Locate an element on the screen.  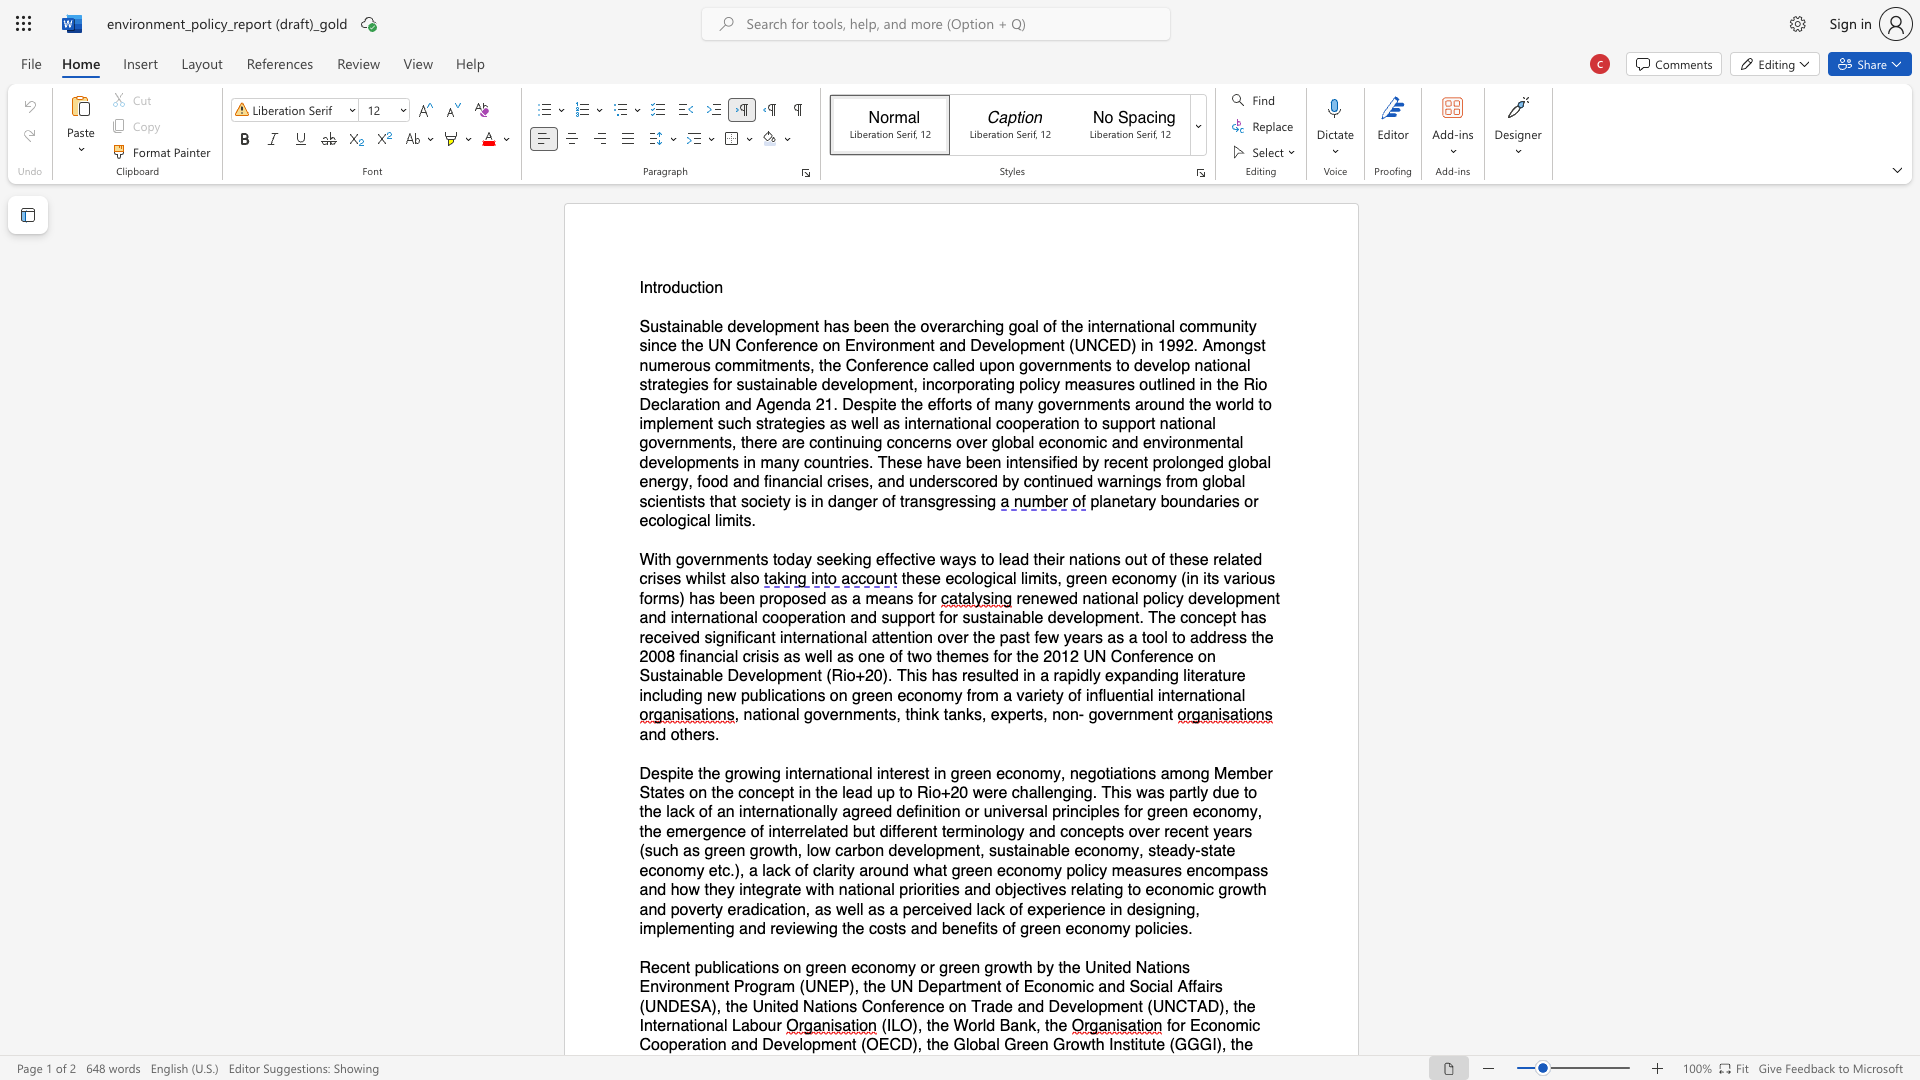
the subset text "ial crises, and underscored by continued wa" within the text "and financial crises, and underscored by continued warnings from global scientists that society is in danger of transgressing" is located at coordinates (806, 482).